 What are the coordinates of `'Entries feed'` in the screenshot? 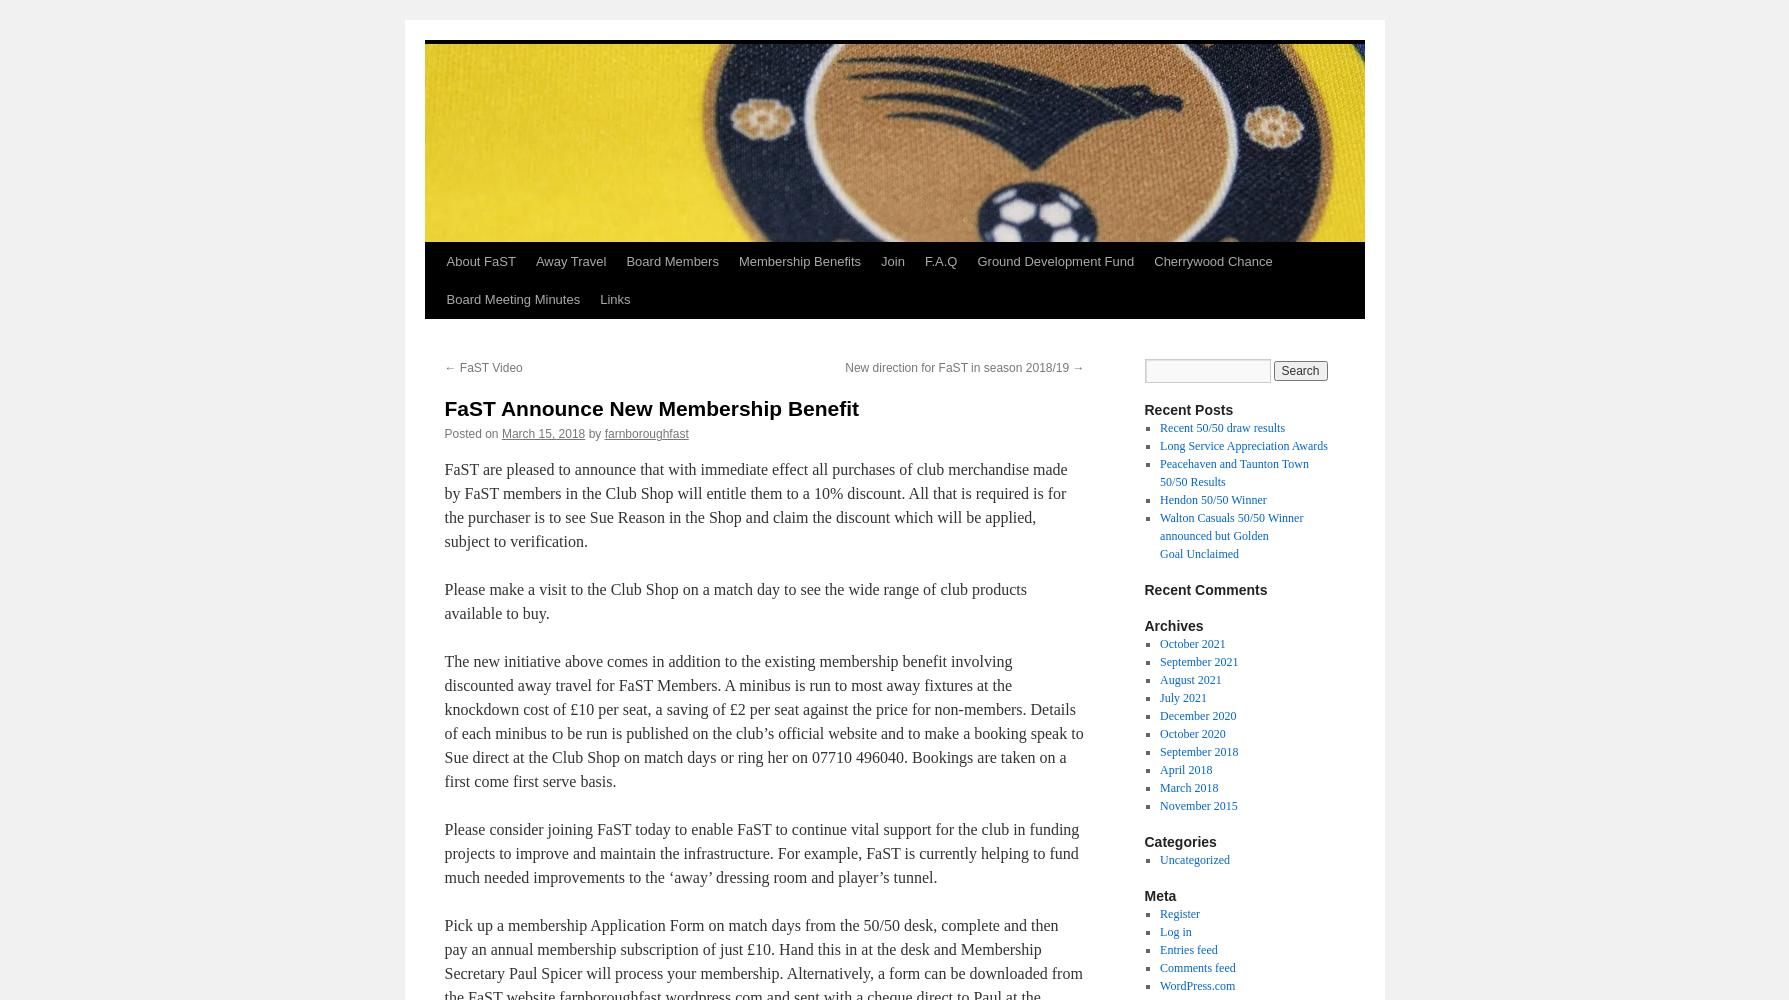 It's located at (1187, 949).